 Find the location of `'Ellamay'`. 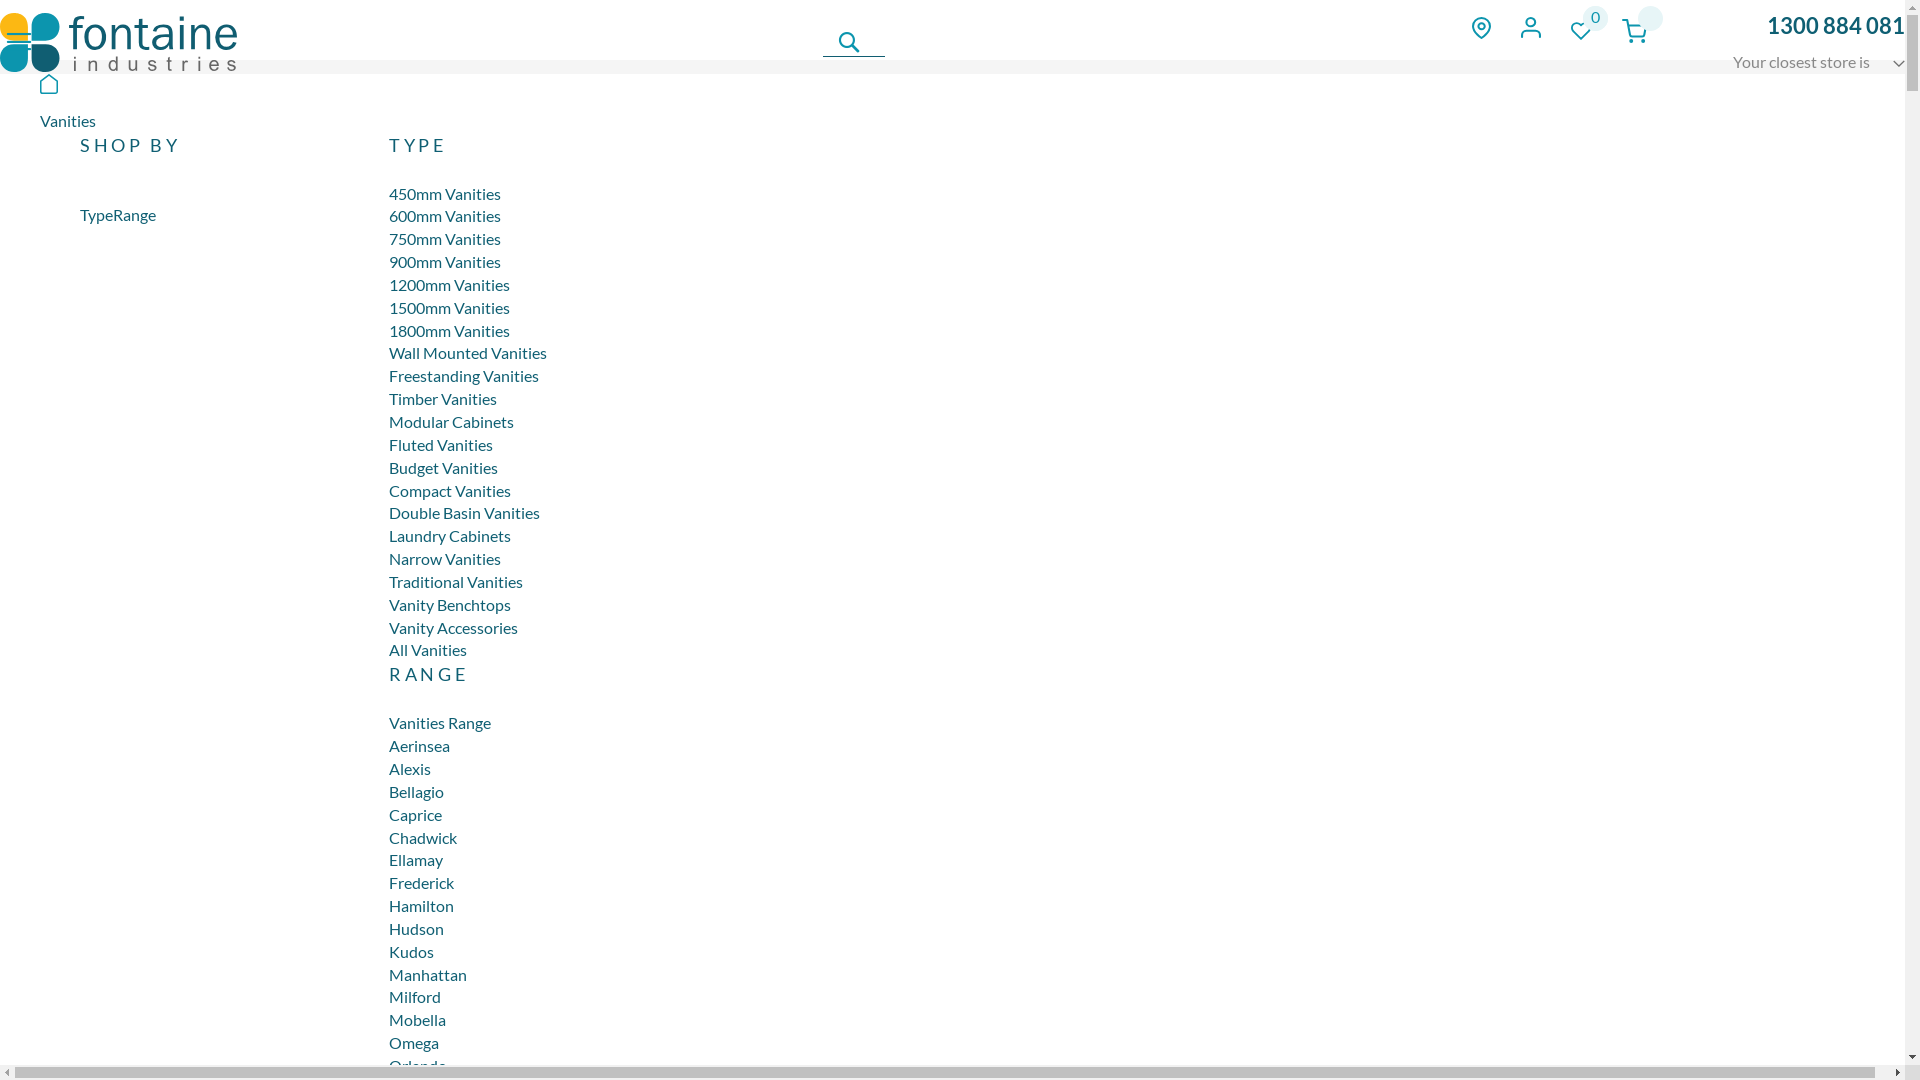

'Ellamay' is located at coordinates (415, 858).